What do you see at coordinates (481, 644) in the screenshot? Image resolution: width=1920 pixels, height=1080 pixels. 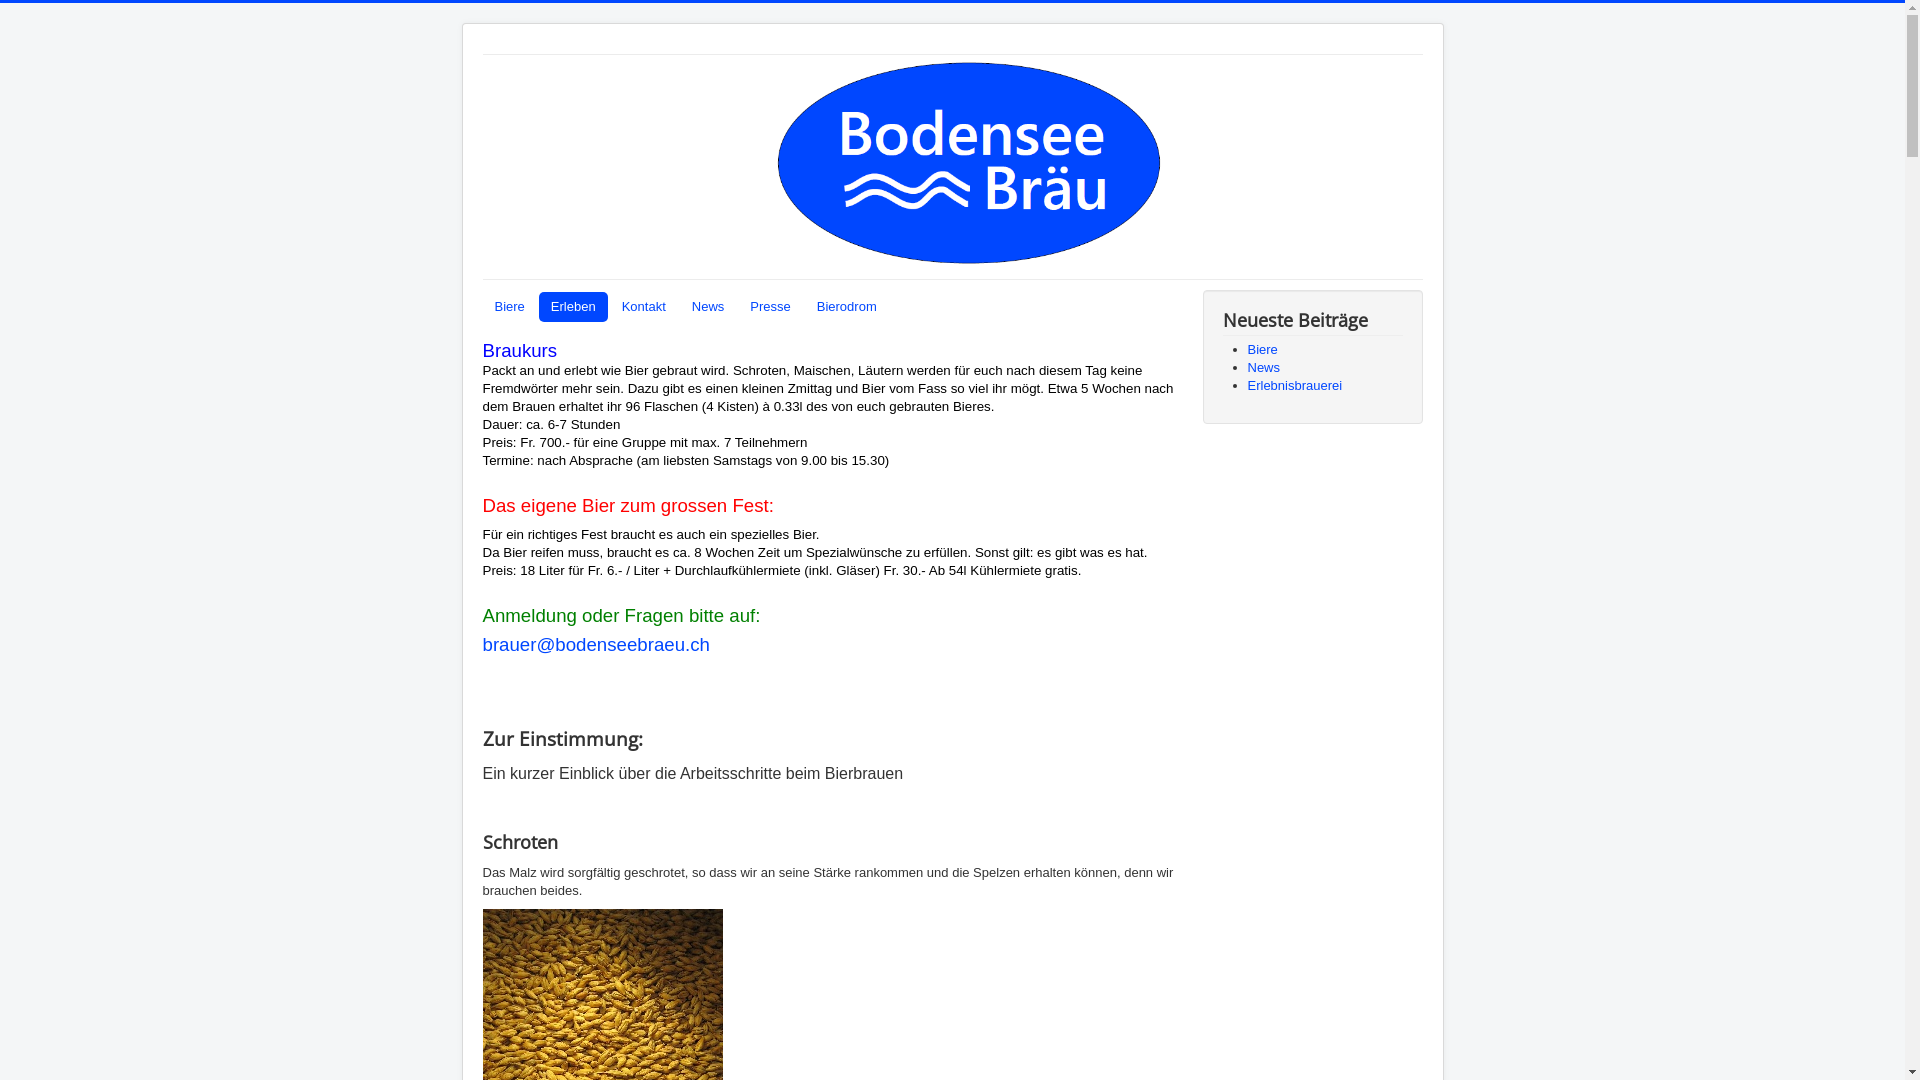 I see `'brauer@bodenseebraeu.ch'` at bounding box center [481, 644].